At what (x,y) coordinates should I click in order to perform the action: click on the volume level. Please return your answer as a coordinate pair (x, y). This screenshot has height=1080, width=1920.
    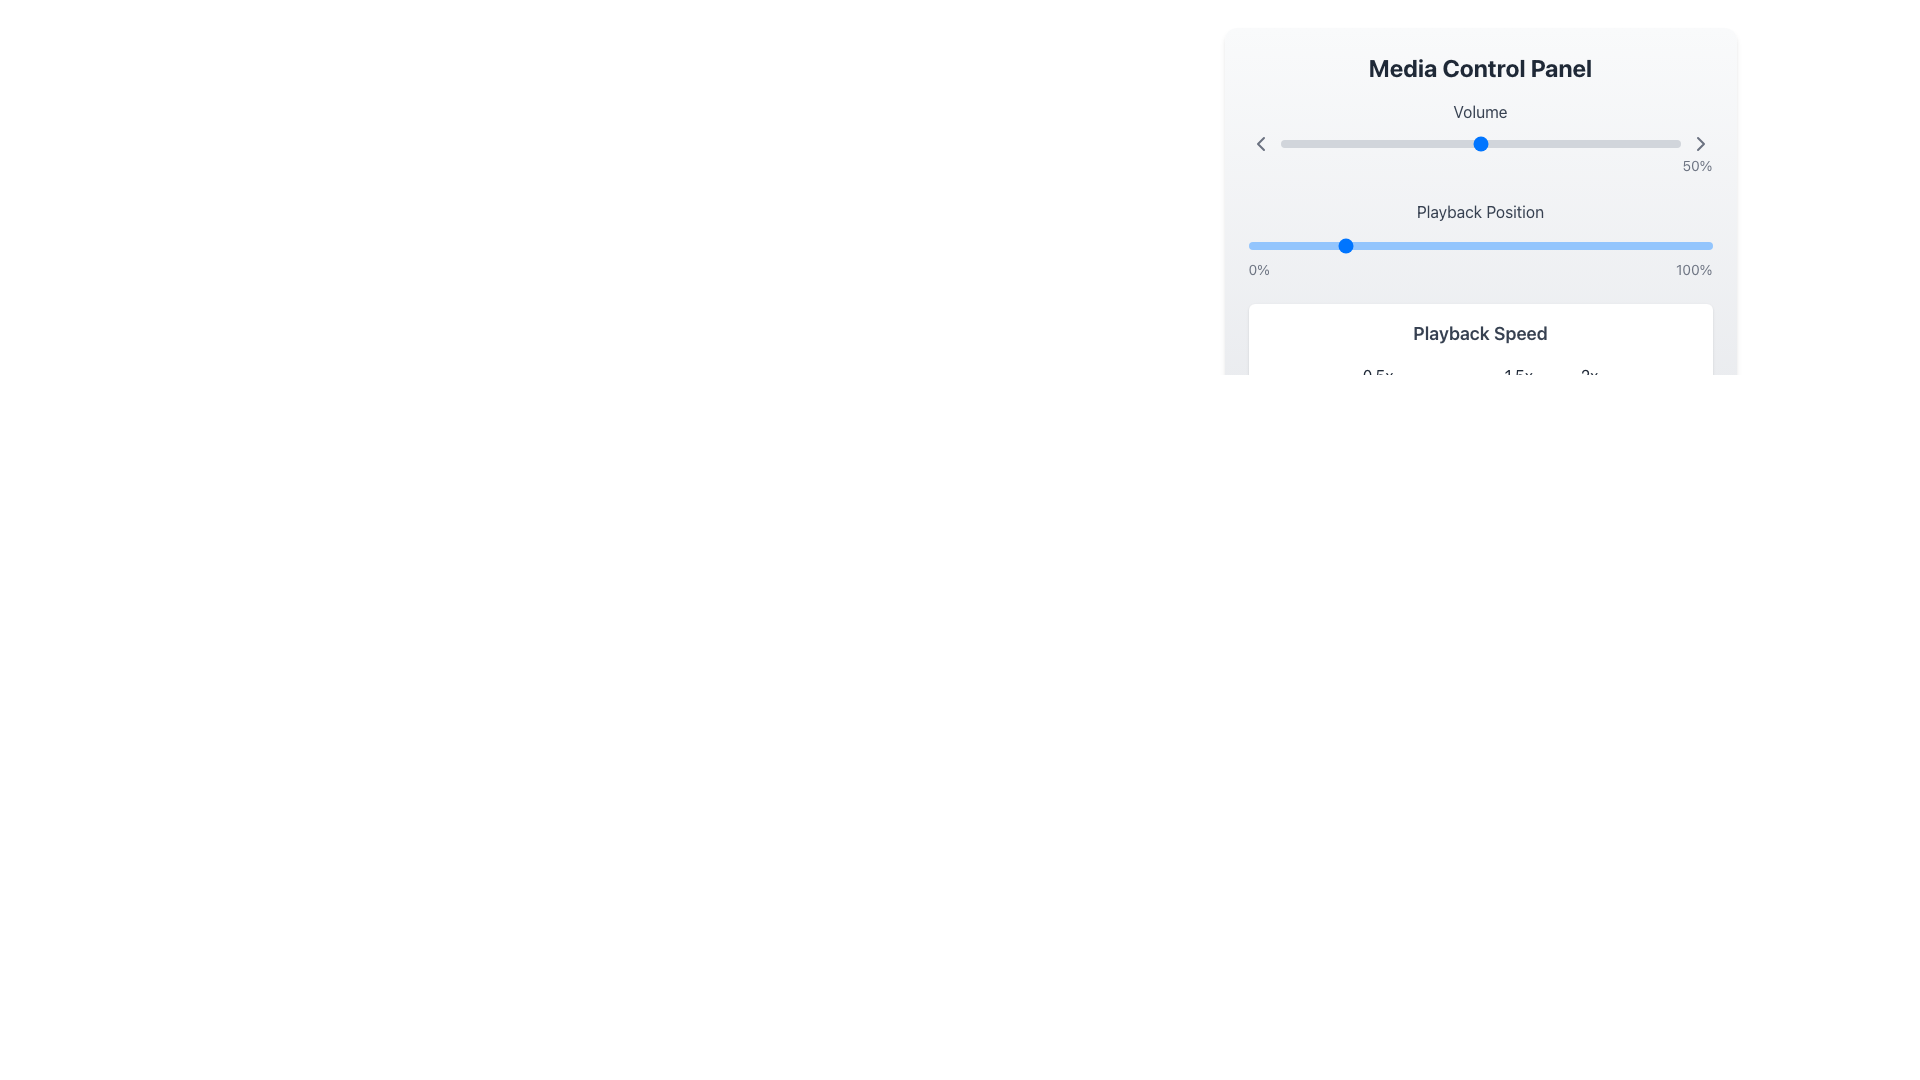
    Looking at the image, I should click on (1632, 142).